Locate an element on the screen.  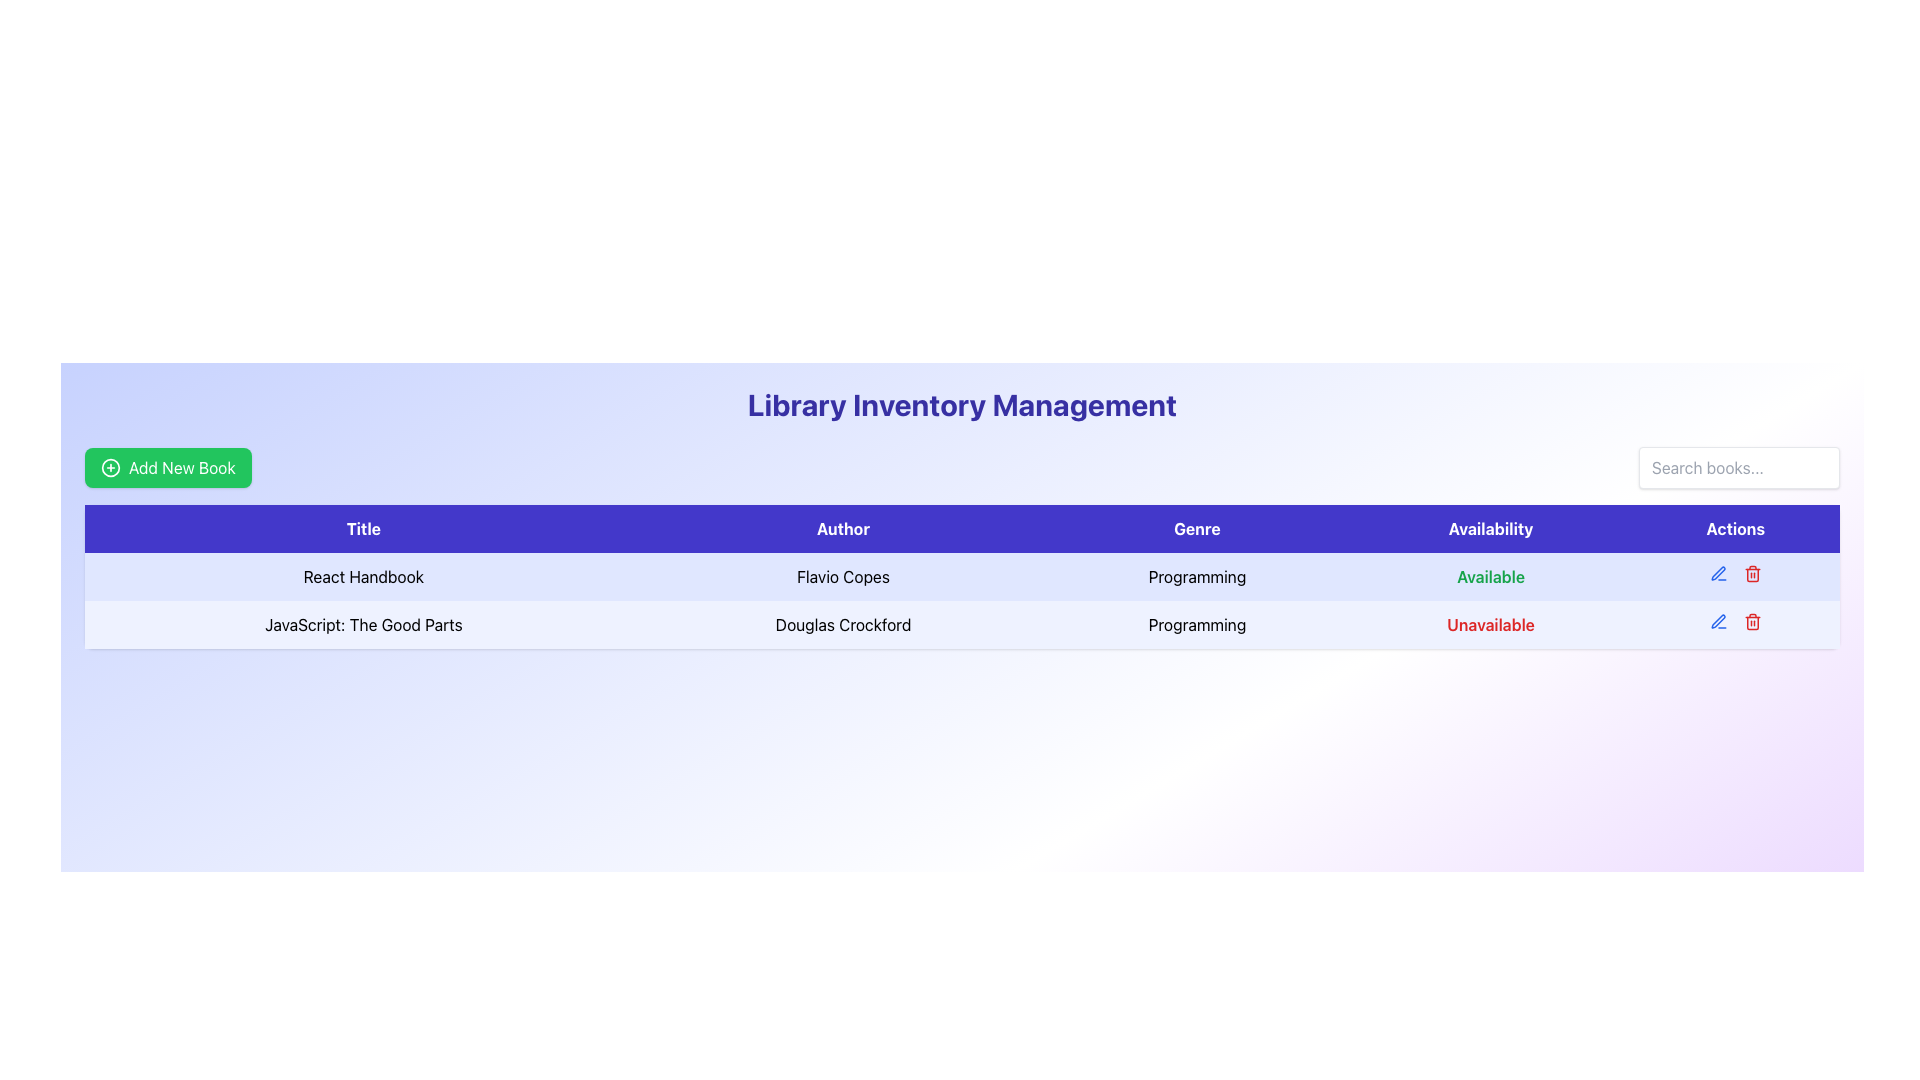
the search field for books, which is located at the top-right corner of the interface, to indicate focus with a ring is located at coordinates (1738, 467).